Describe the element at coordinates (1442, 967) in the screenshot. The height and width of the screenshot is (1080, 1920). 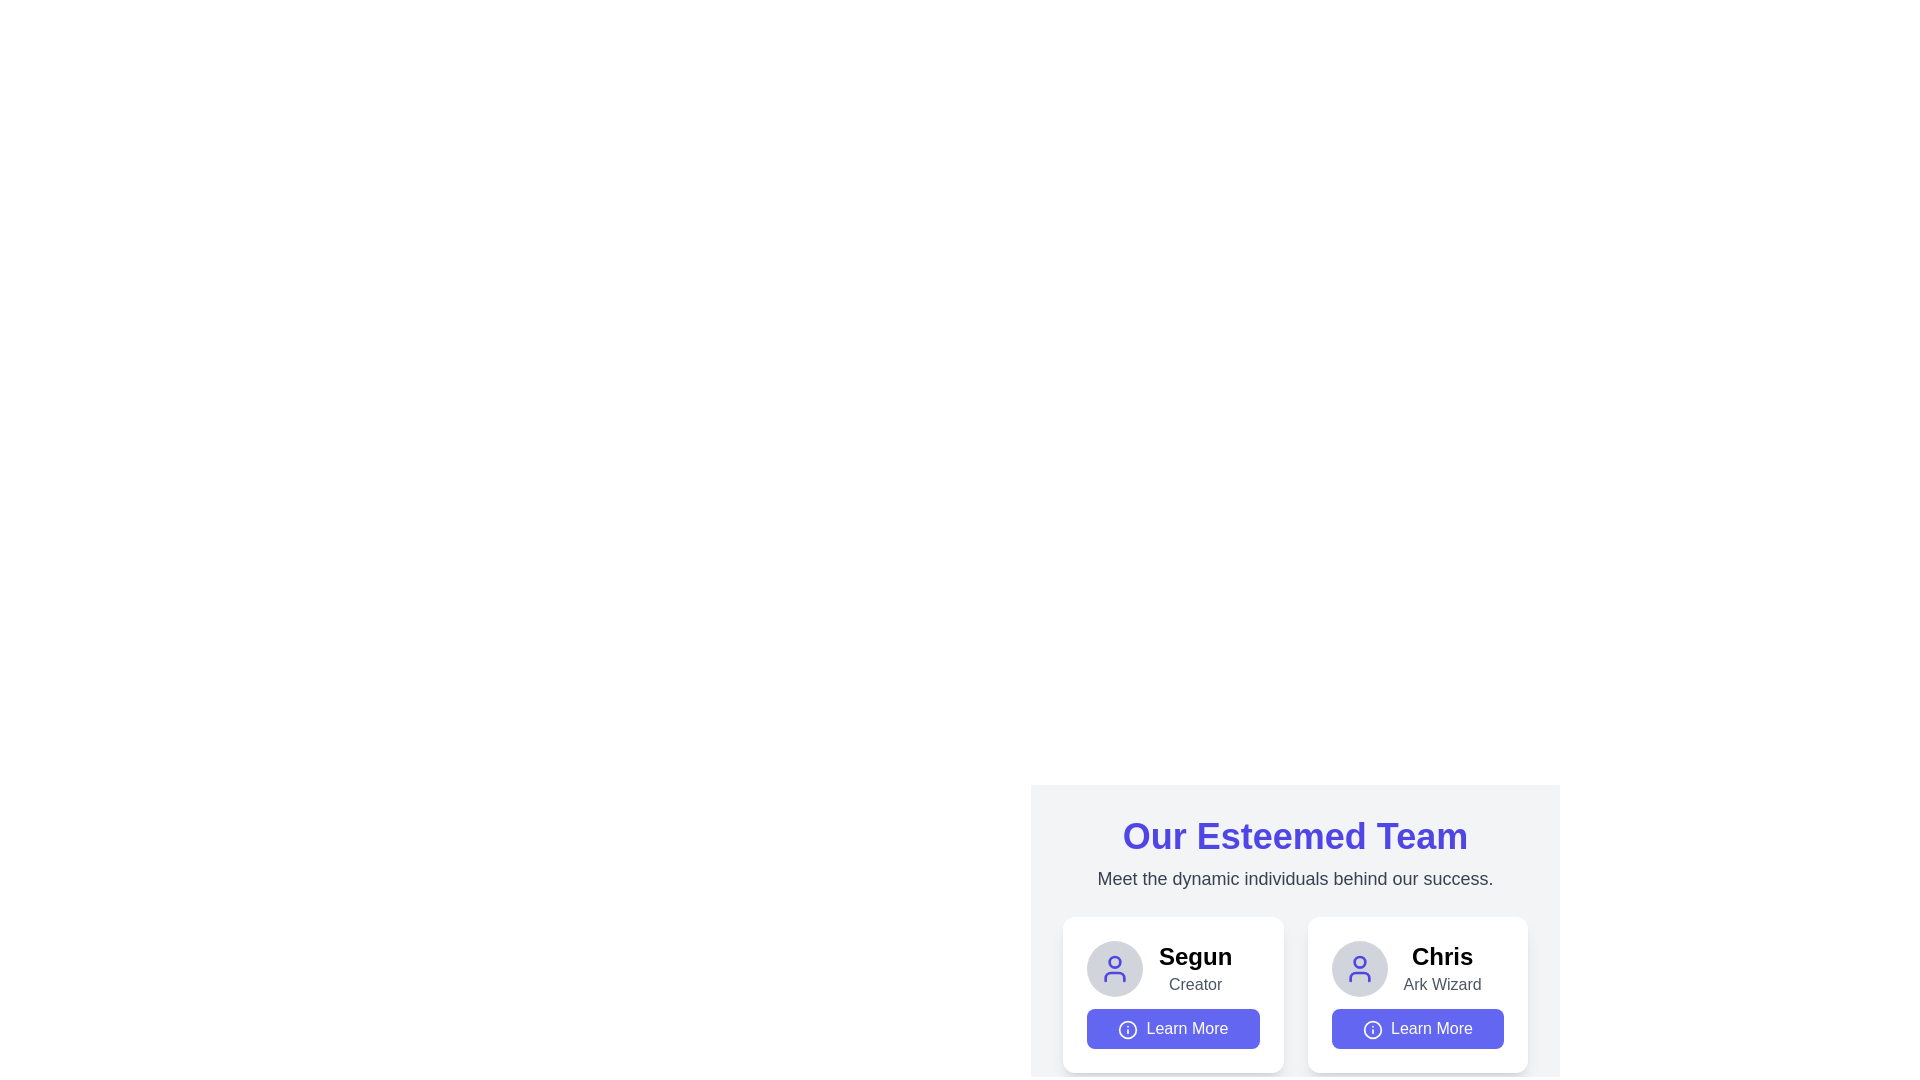
I see `textual content displaying the name and title of the second team member, positioned to the right of the avatar icon` at that location.